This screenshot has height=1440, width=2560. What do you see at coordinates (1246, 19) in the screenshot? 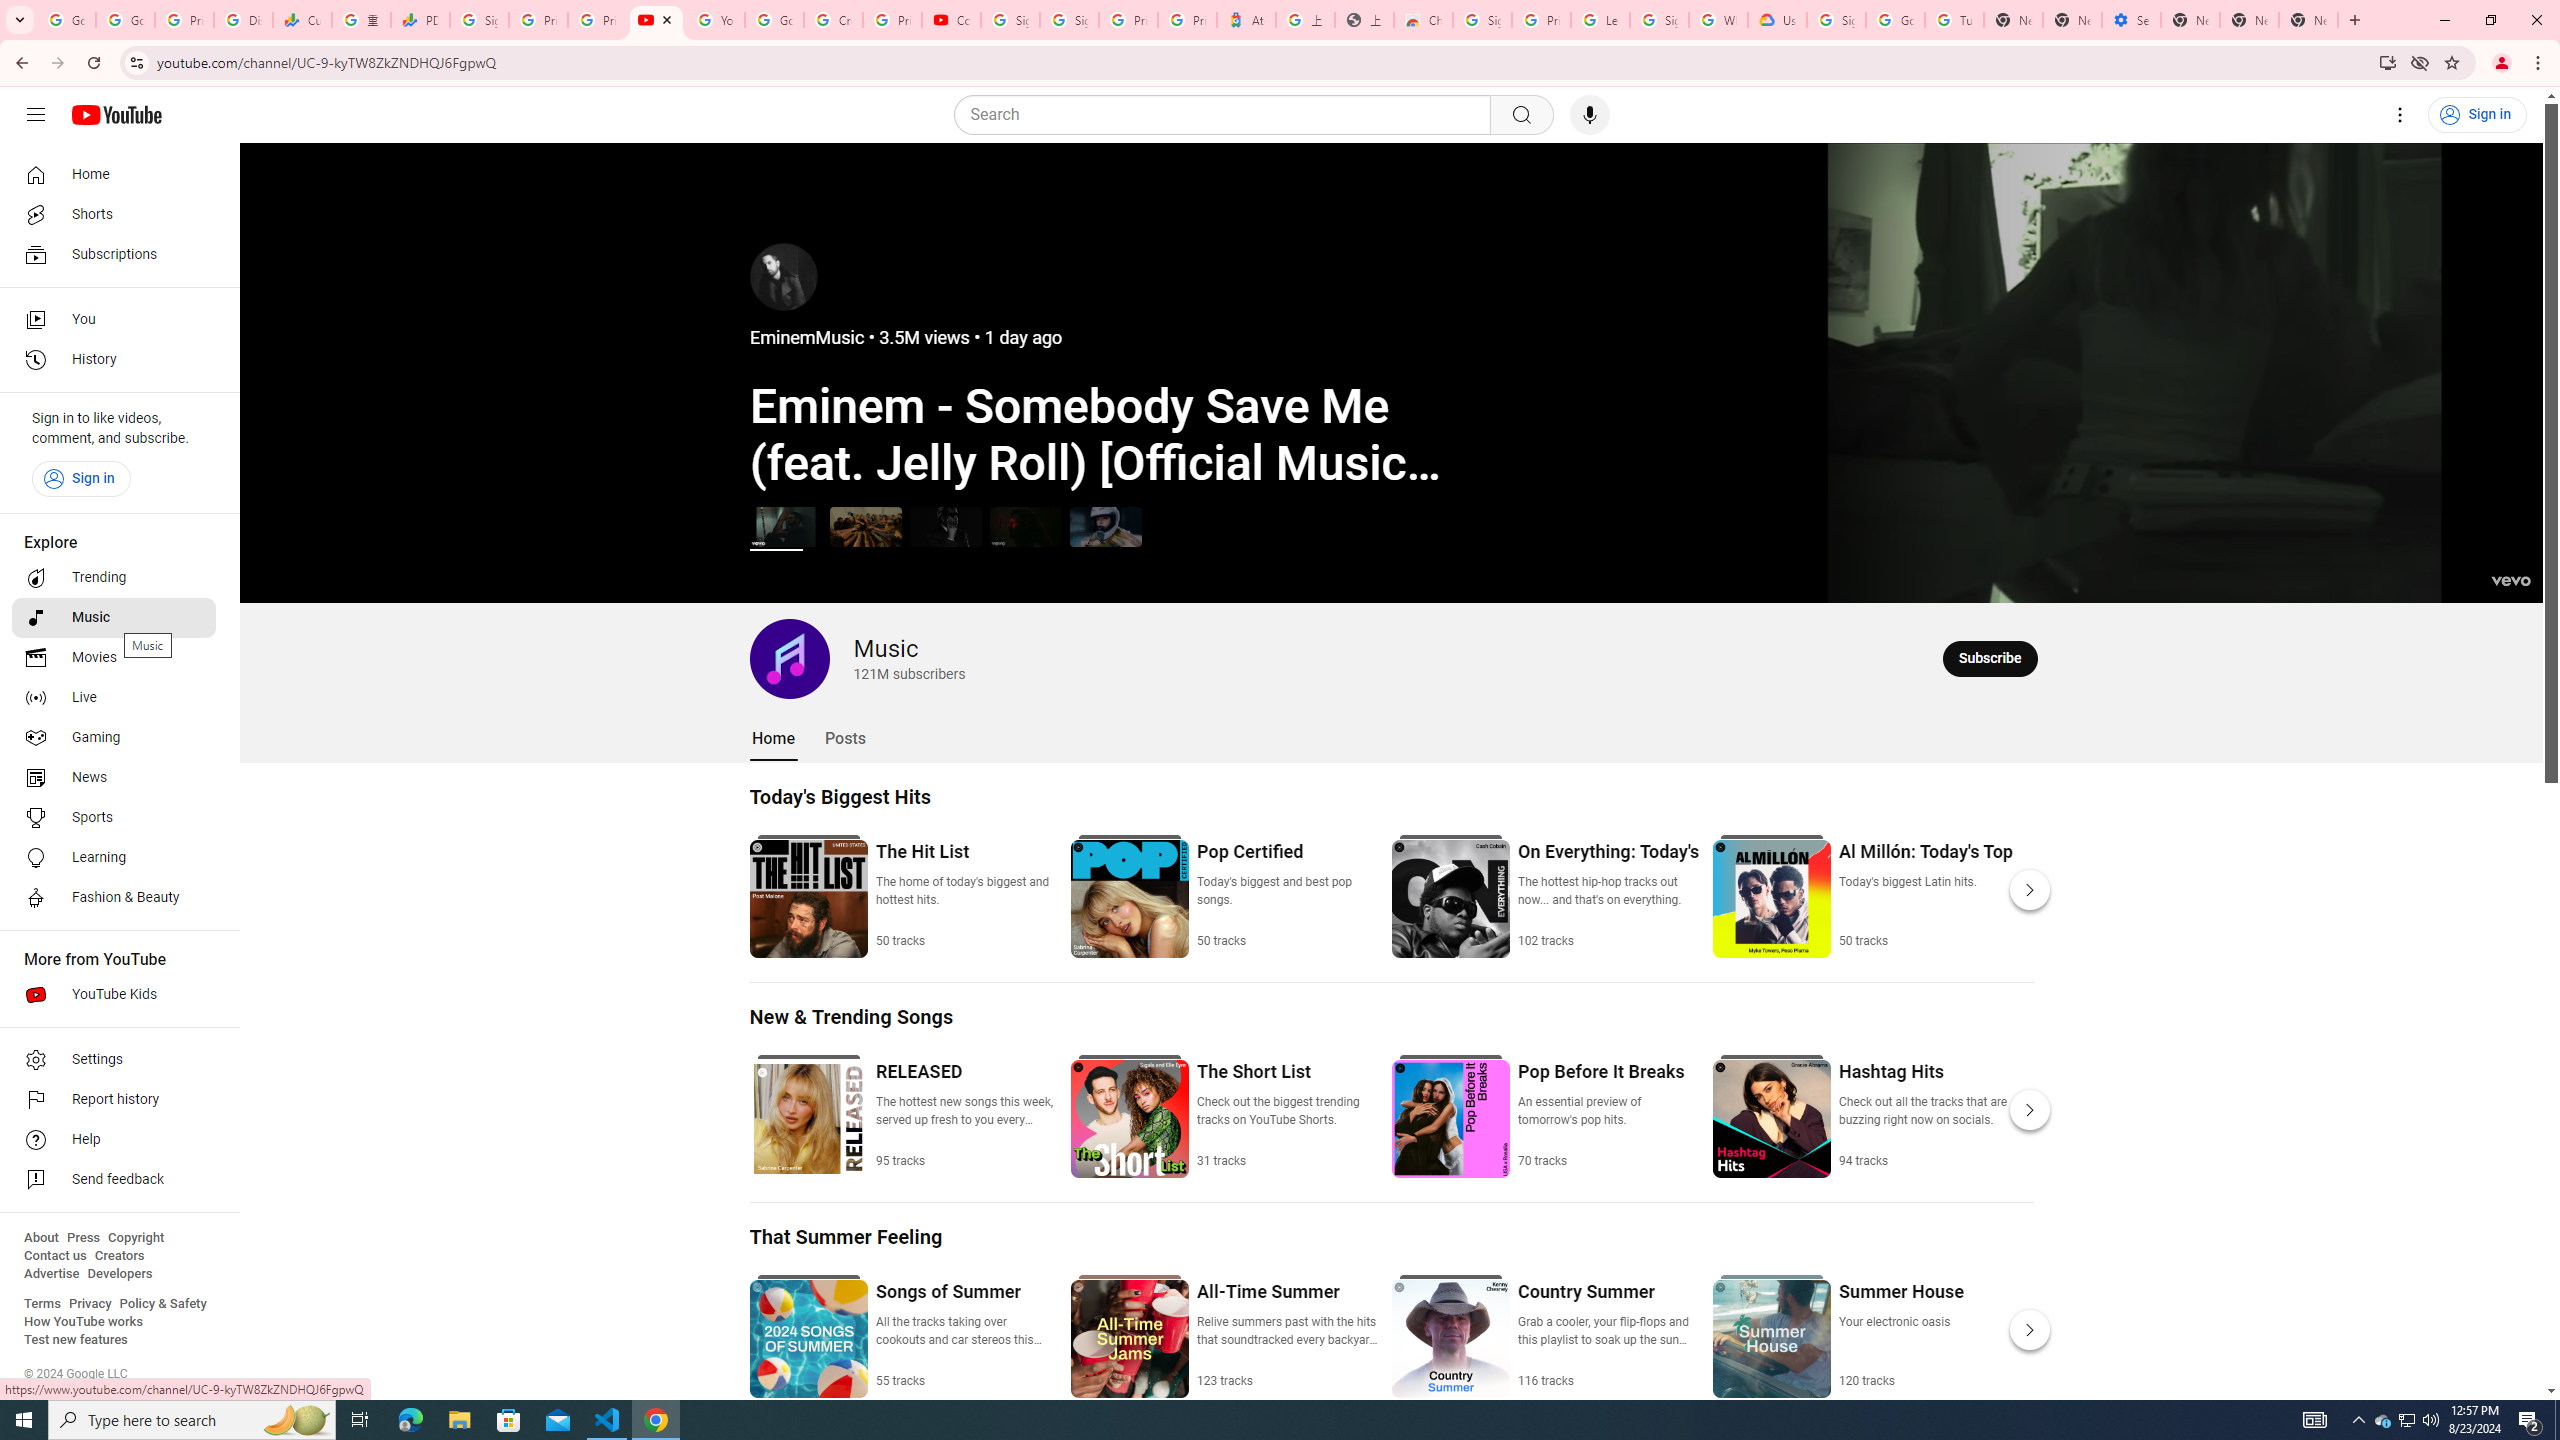
I see `'Atour Hotel - Google hotels'` at bounding box center [1246, 19].